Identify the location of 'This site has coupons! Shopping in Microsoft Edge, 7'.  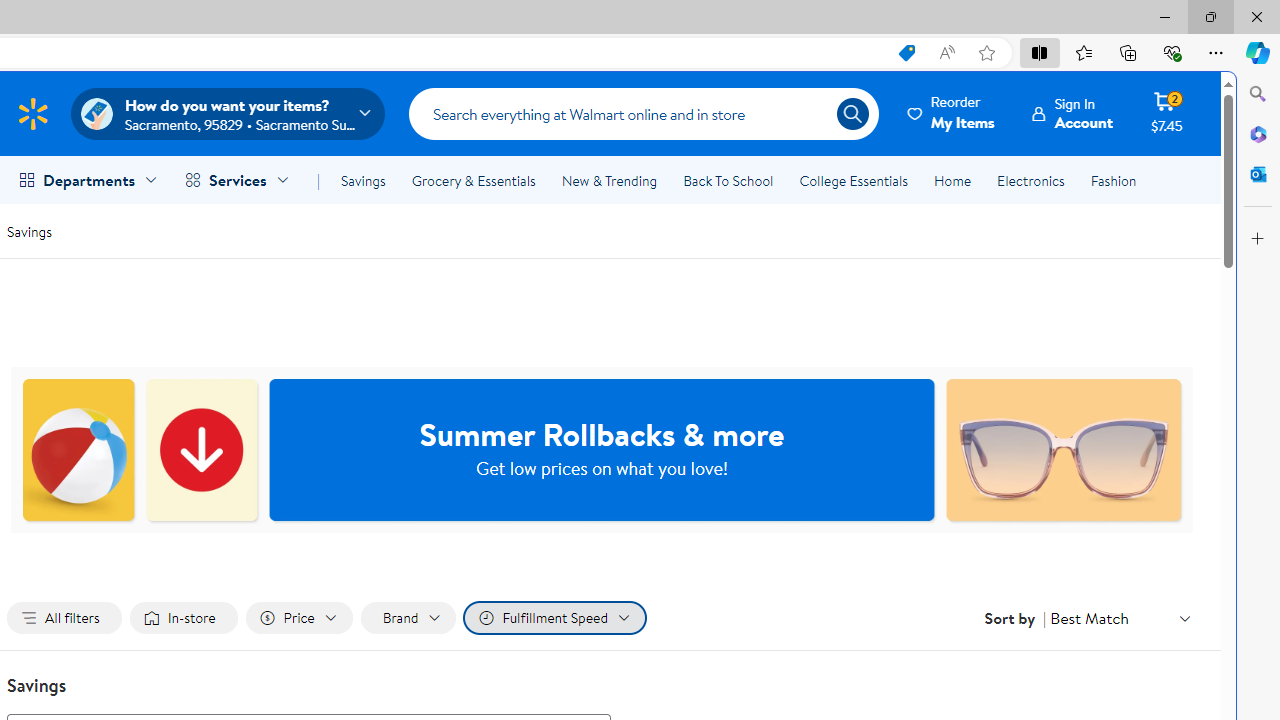
(905, 52).